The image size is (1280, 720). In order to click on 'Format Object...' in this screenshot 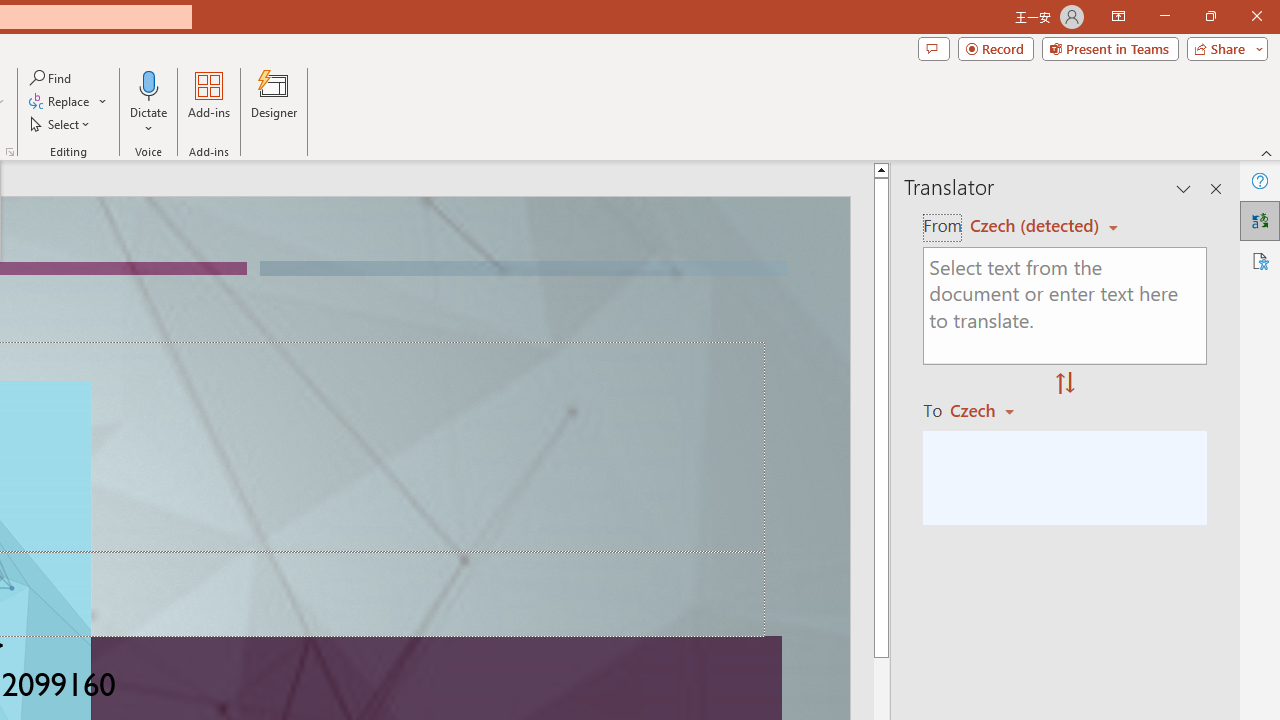, I will do `click(10, 150)`.